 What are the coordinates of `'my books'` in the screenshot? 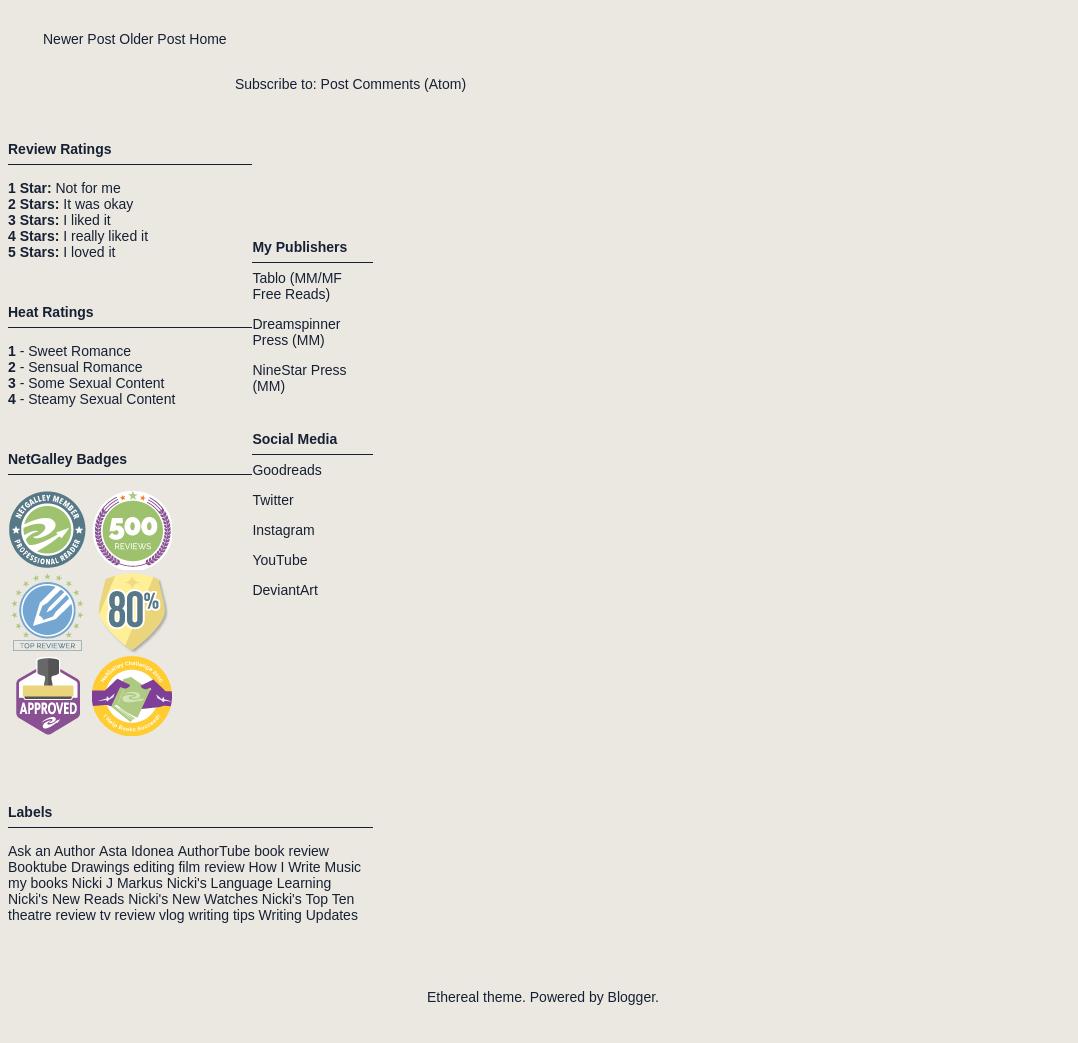 It's located at (36, 881).